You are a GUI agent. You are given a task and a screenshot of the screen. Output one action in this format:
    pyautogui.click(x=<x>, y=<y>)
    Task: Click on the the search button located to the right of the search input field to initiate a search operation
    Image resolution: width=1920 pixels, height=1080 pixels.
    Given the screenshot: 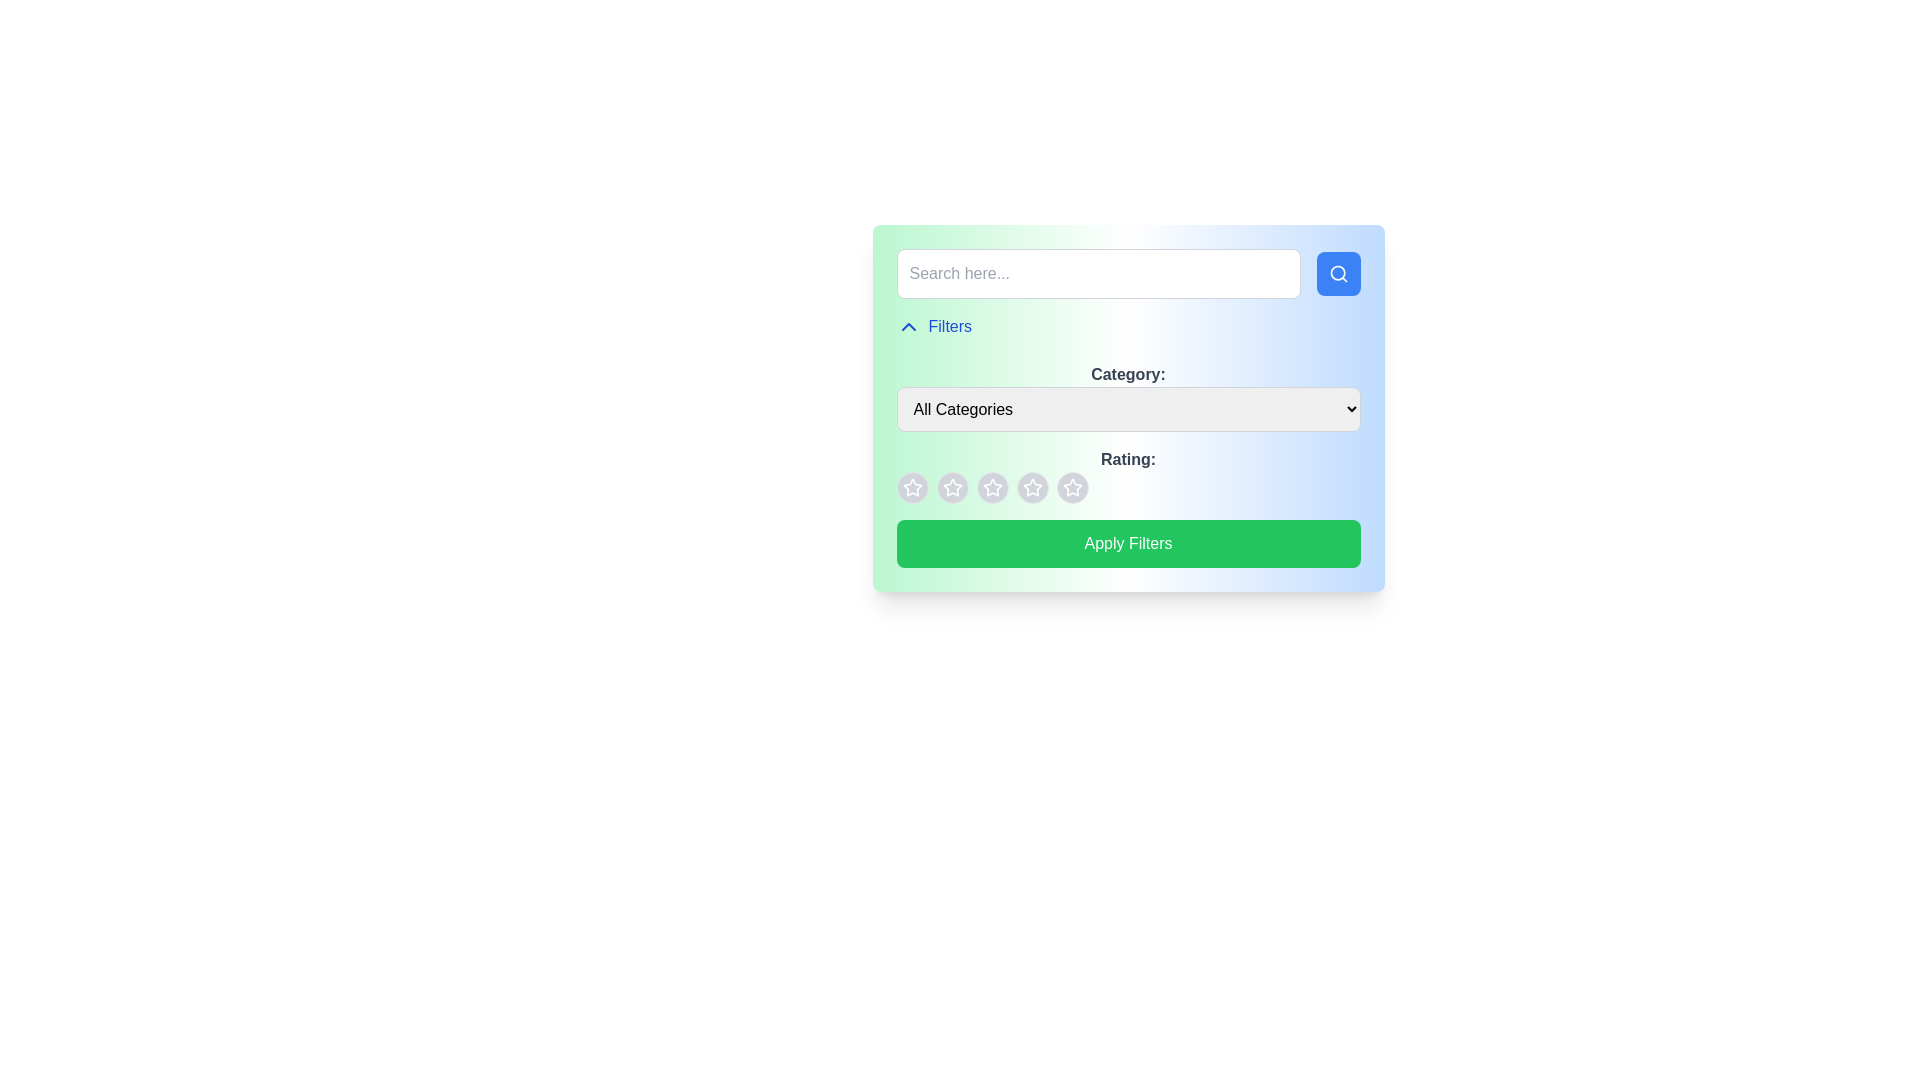 What is the action you would take?
    pyautogui.click(x=1338, y=273)
    